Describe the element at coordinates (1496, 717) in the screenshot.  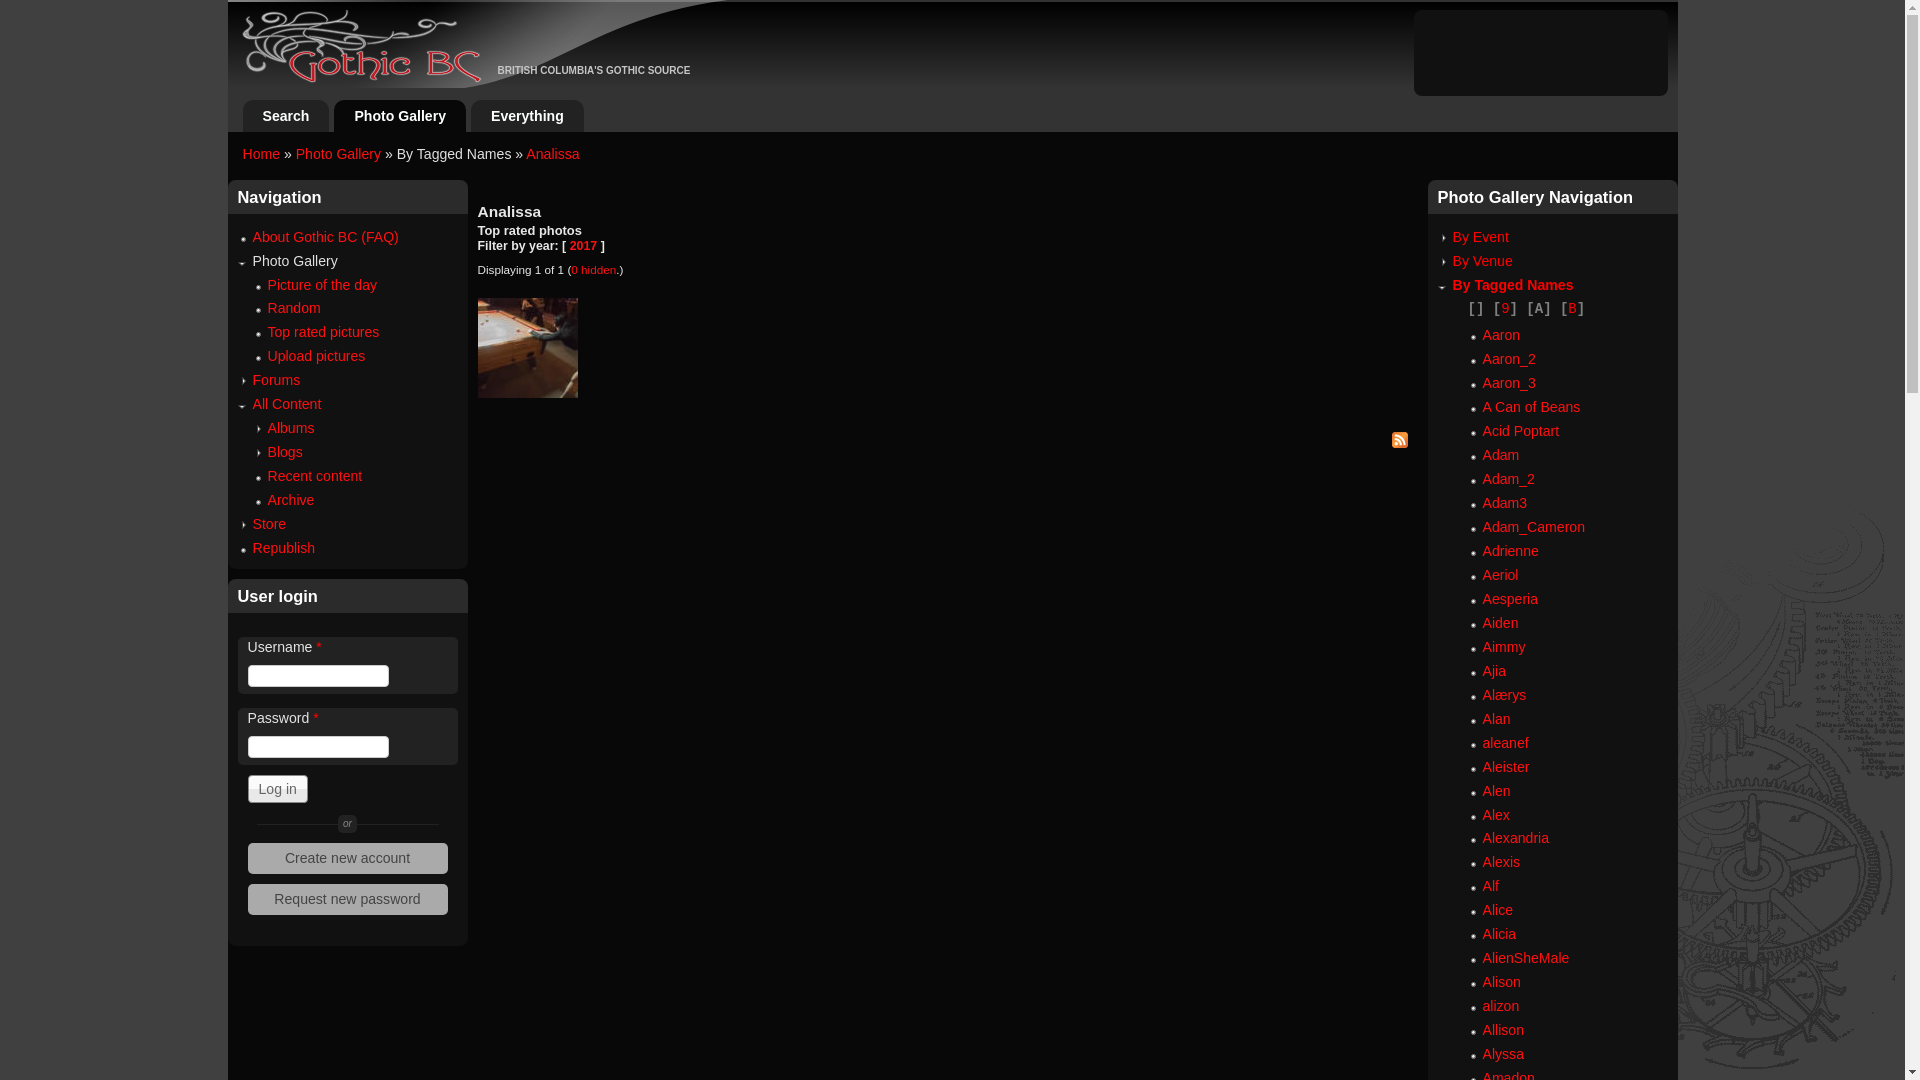
I see `'Alan'` at that location.